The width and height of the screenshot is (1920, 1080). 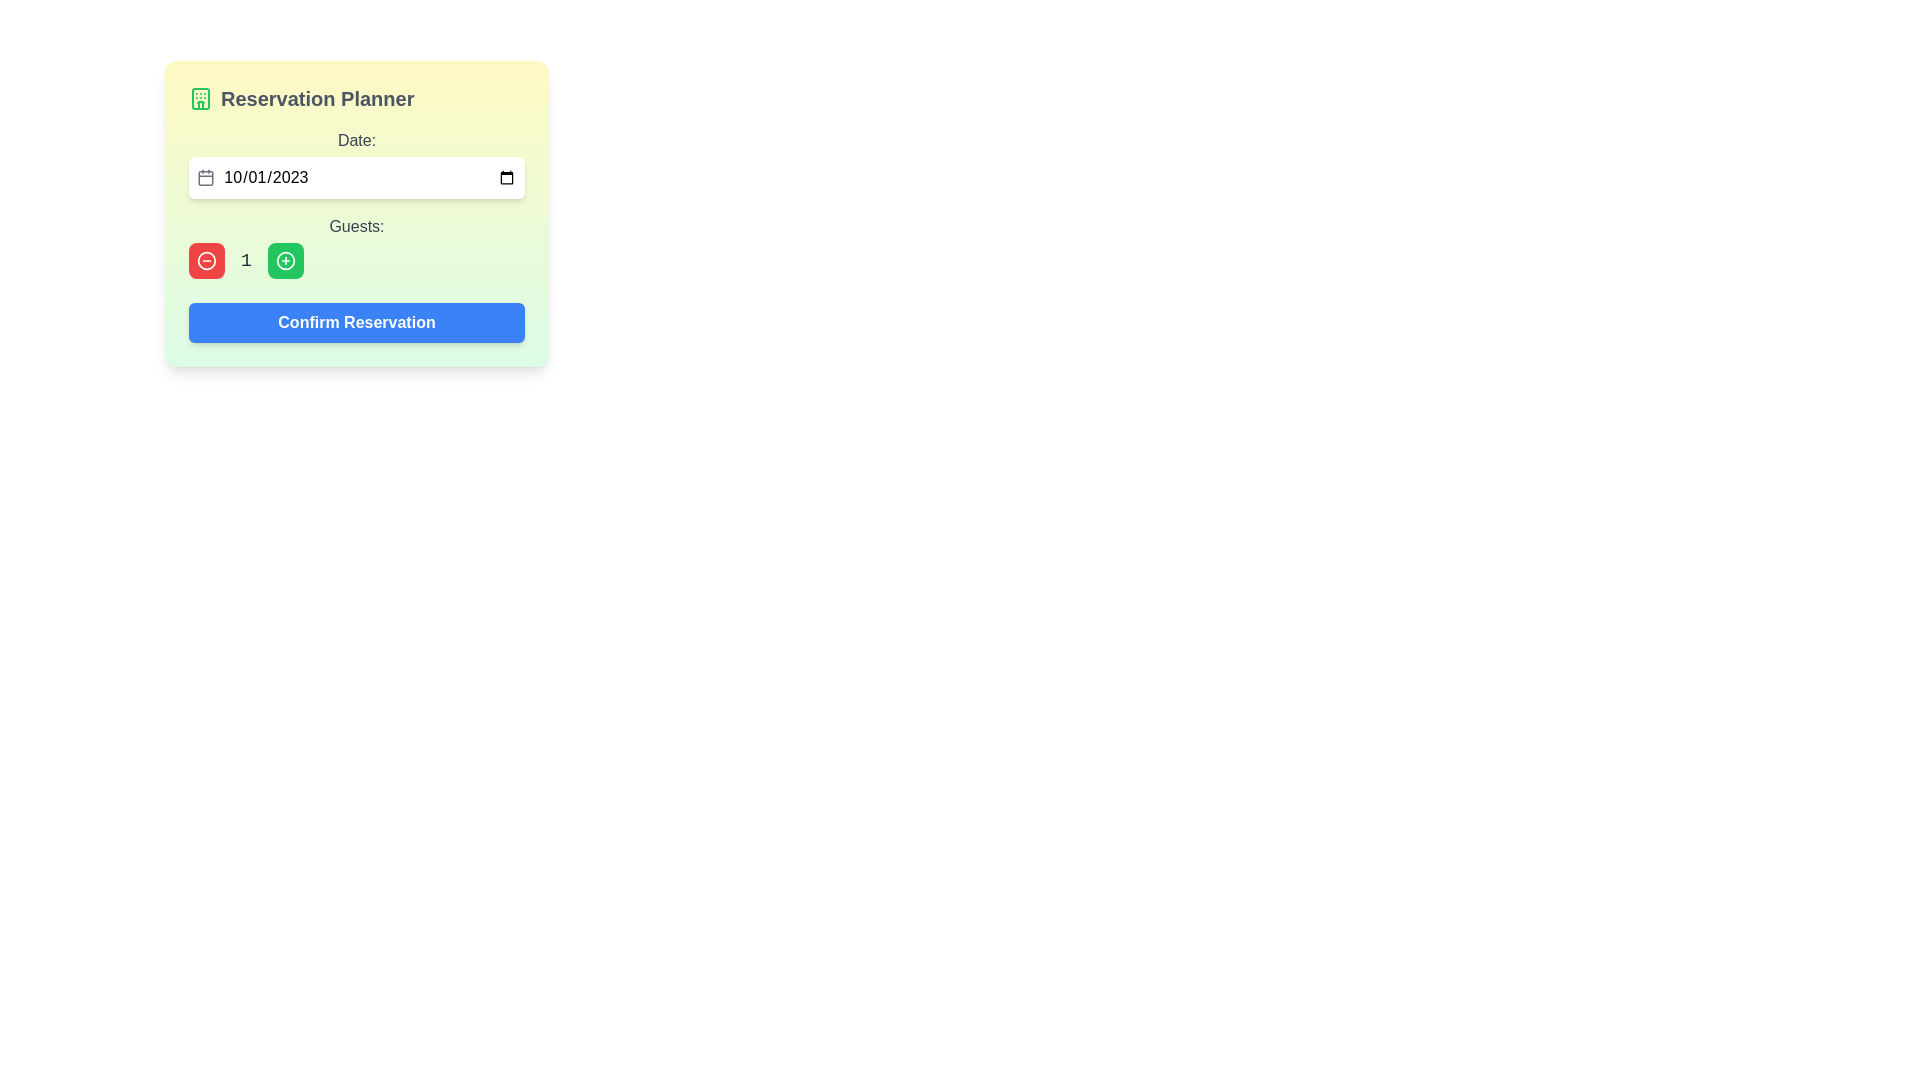 I want to click on the label indicating the function of the controls for setting the number of guests, which is located in the middle section of the form interface, directly below the date input field, so click(x=356, y=226).